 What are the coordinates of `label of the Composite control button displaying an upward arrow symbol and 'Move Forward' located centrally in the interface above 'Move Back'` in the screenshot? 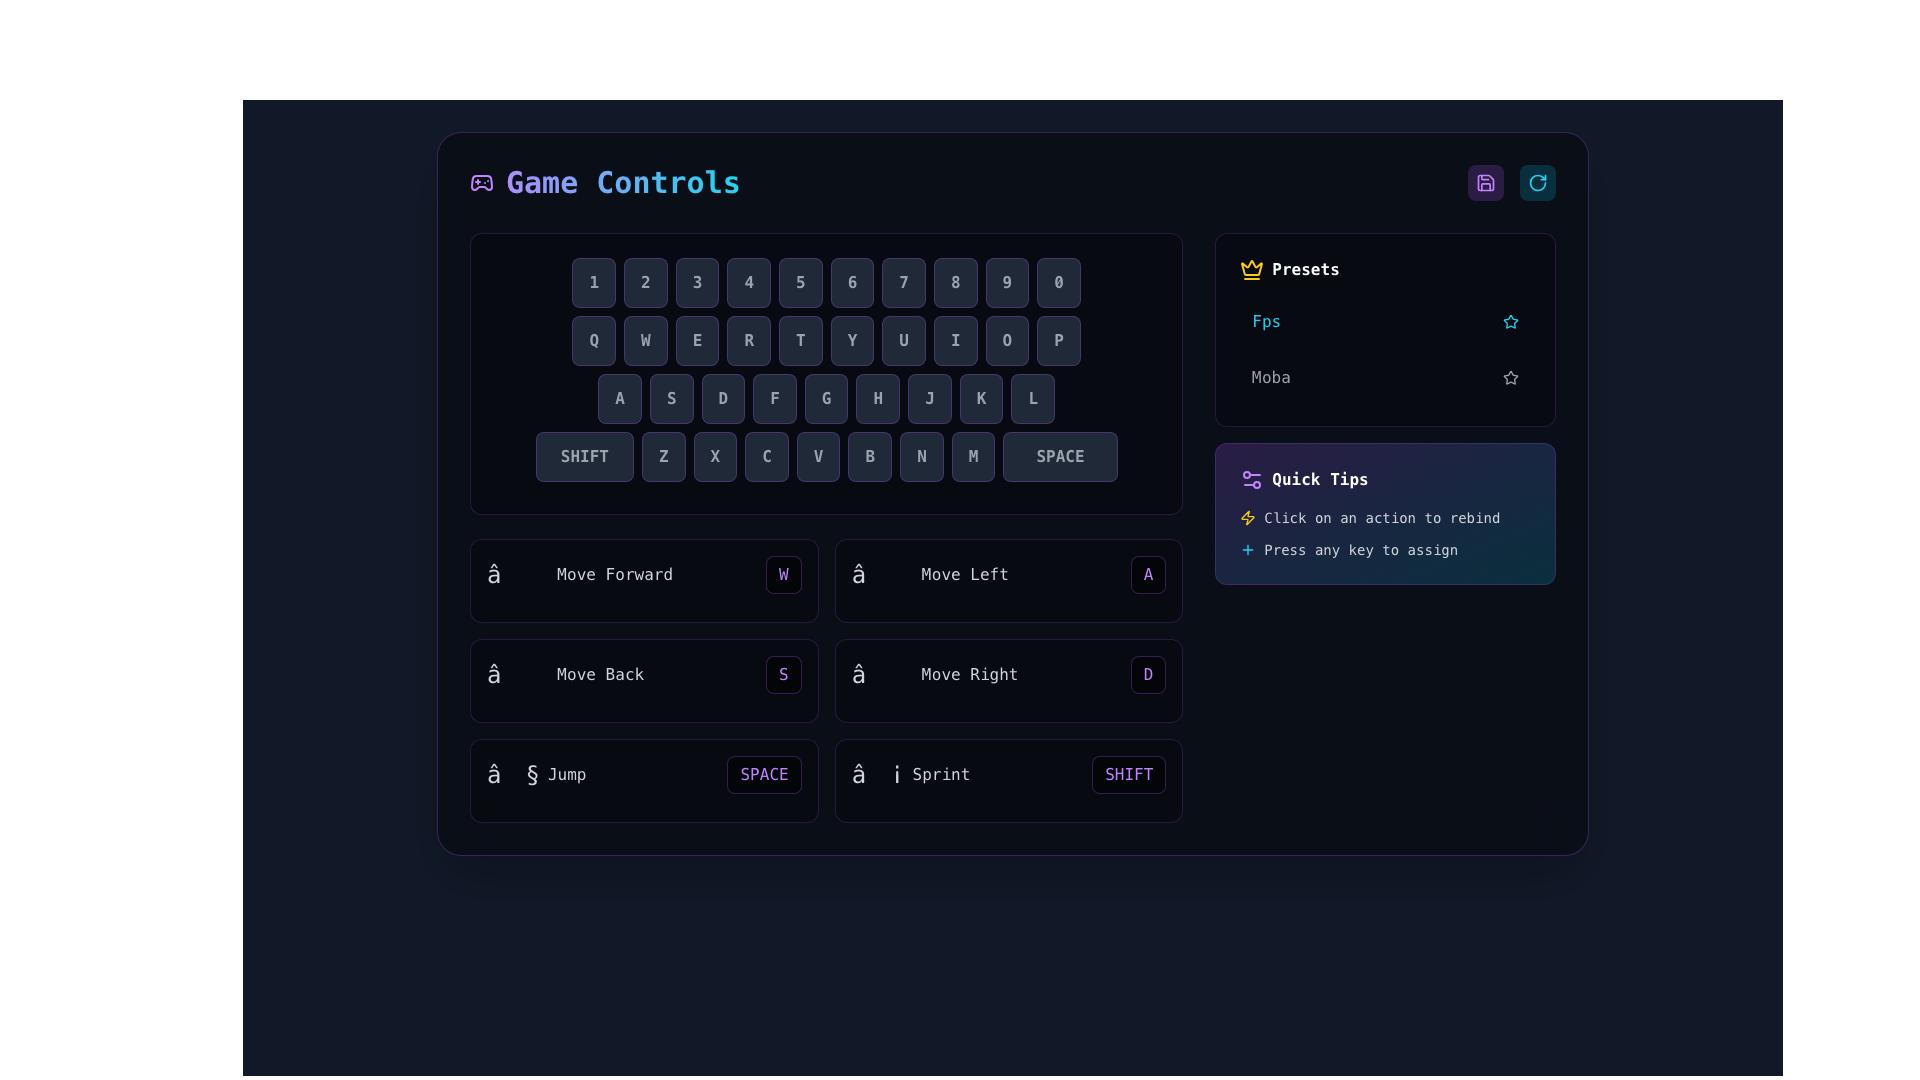 It's located at (644, 574).